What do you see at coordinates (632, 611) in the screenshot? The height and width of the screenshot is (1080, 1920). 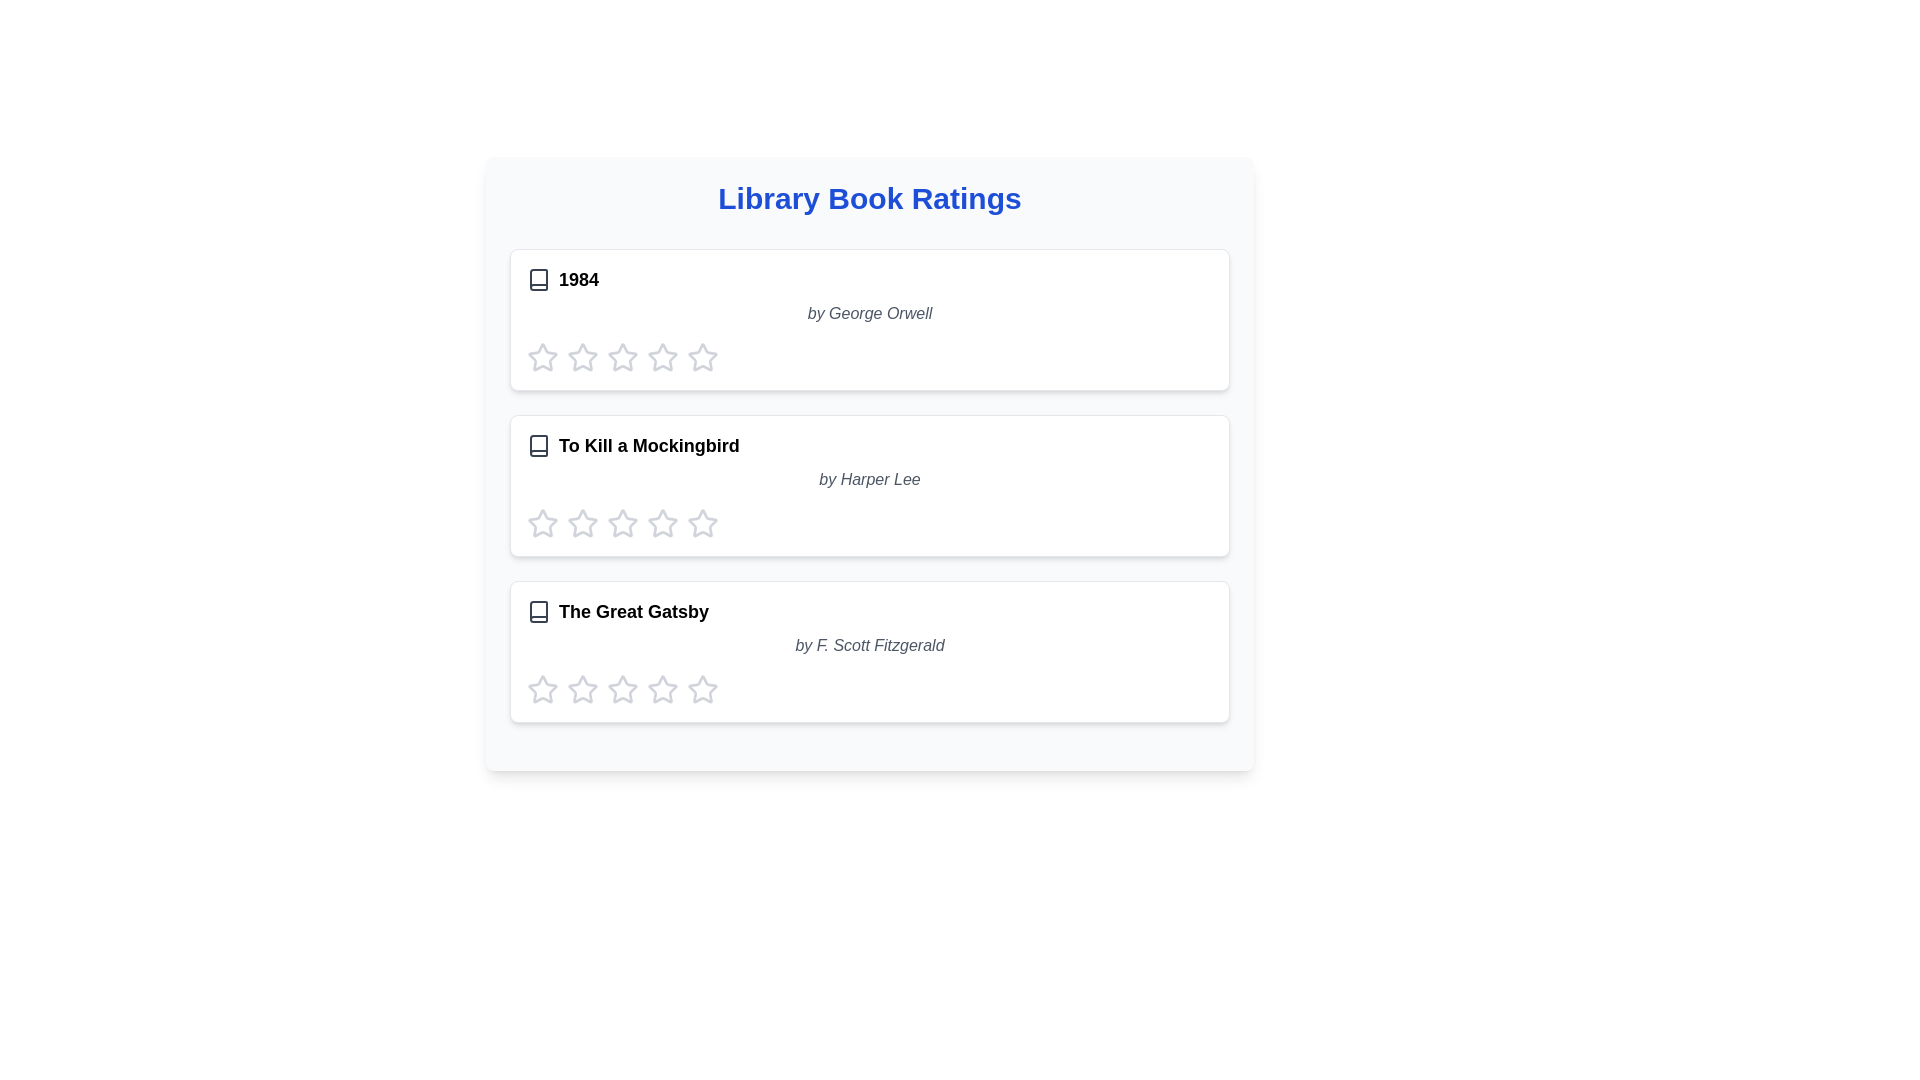 I see `the title of the book entry, which is the third element in a vertical list of book entries, providing a textual representation of the book` at bounding box center [632, 611].